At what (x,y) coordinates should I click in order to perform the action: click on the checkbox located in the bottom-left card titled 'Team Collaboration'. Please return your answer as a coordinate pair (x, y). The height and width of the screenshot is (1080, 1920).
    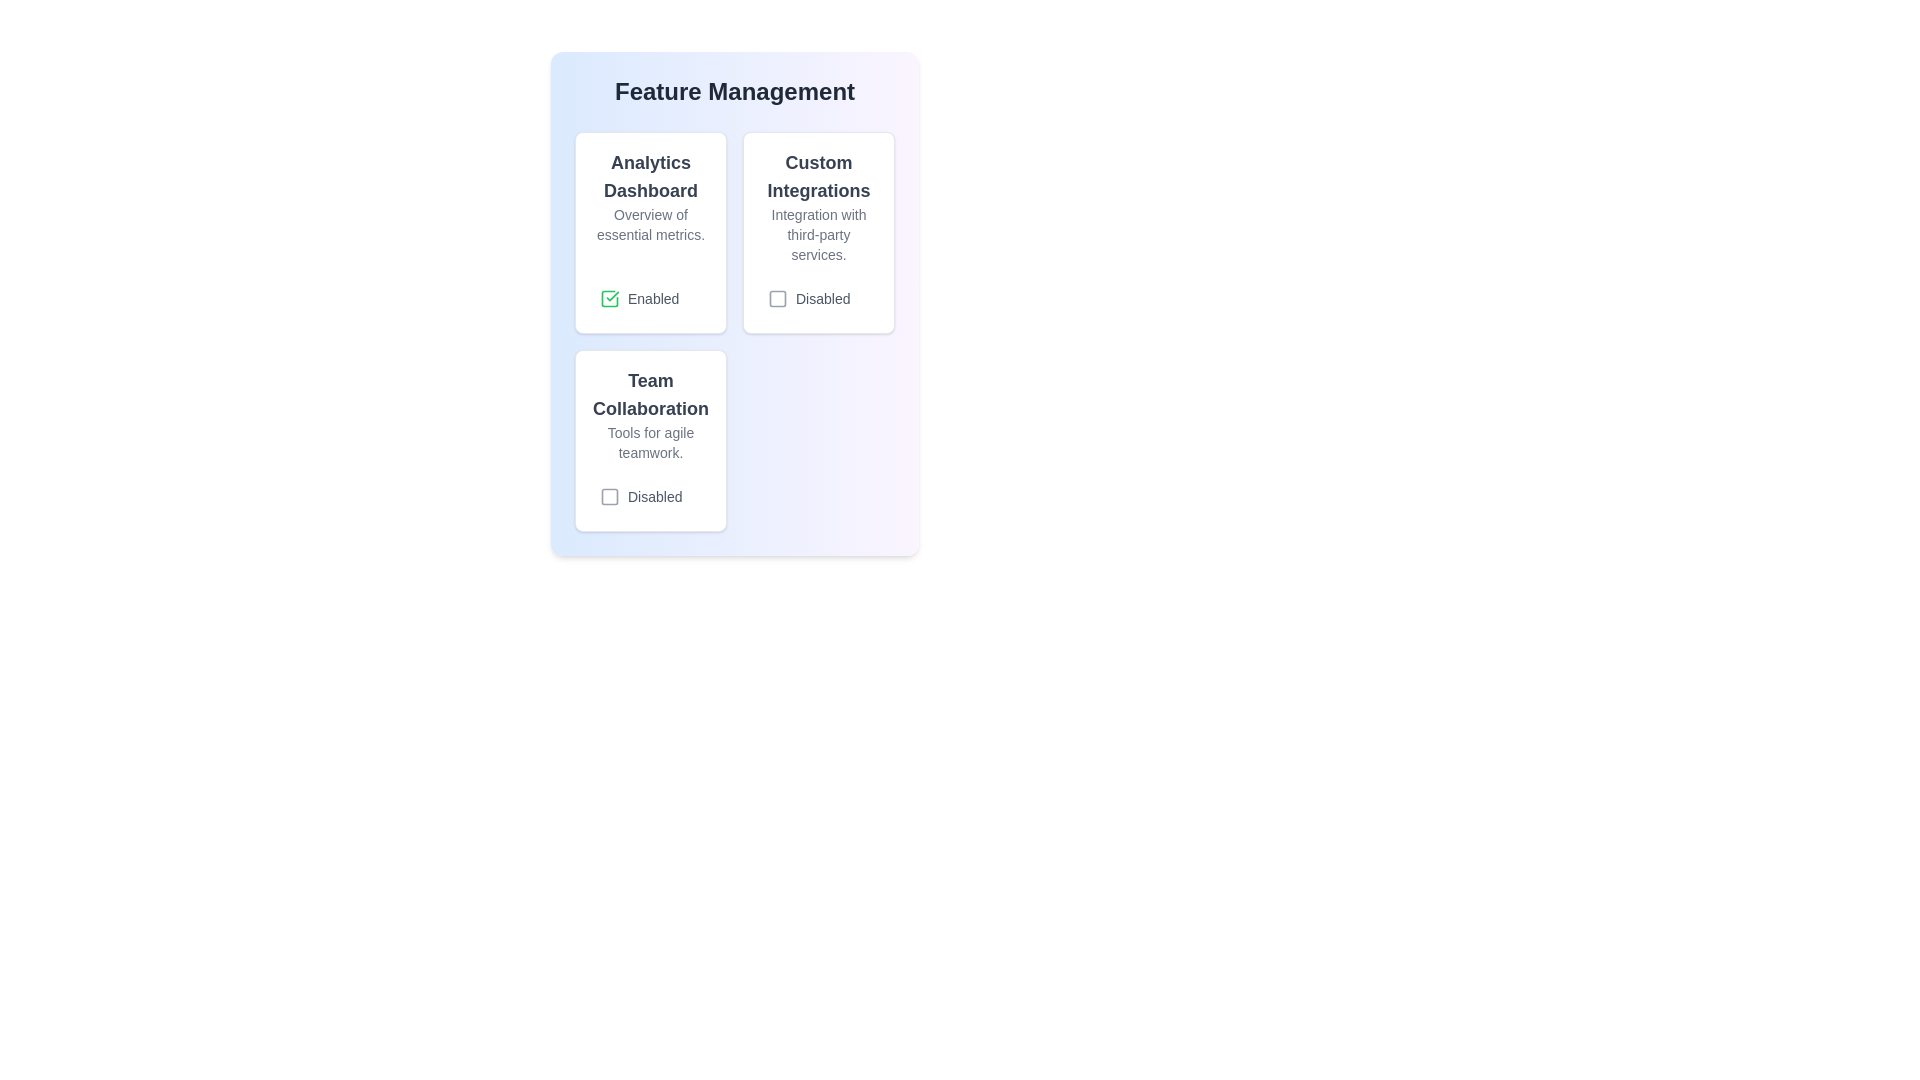
    Looking at the image, I should click on (608, 496).